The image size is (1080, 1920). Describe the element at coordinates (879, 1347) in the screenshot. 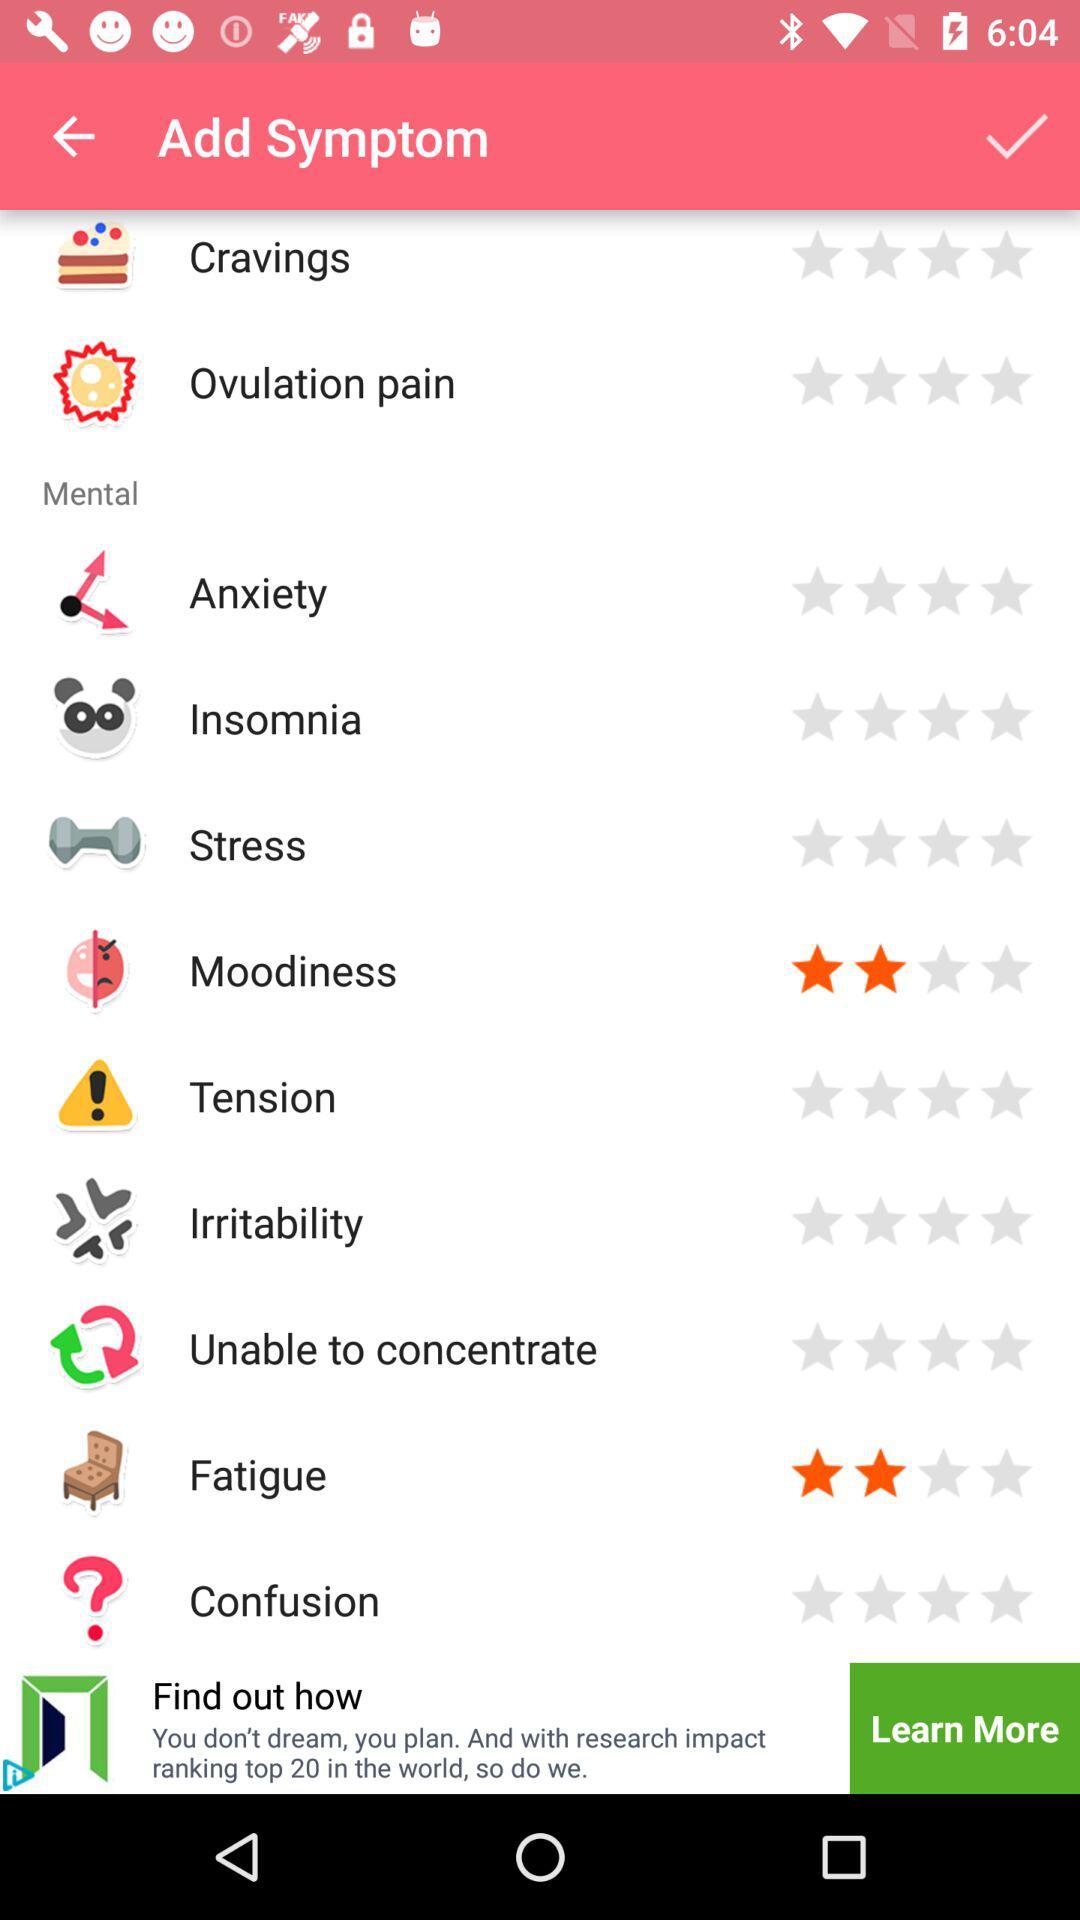

I see `two stars to unable to concentrate symptom` at that location.